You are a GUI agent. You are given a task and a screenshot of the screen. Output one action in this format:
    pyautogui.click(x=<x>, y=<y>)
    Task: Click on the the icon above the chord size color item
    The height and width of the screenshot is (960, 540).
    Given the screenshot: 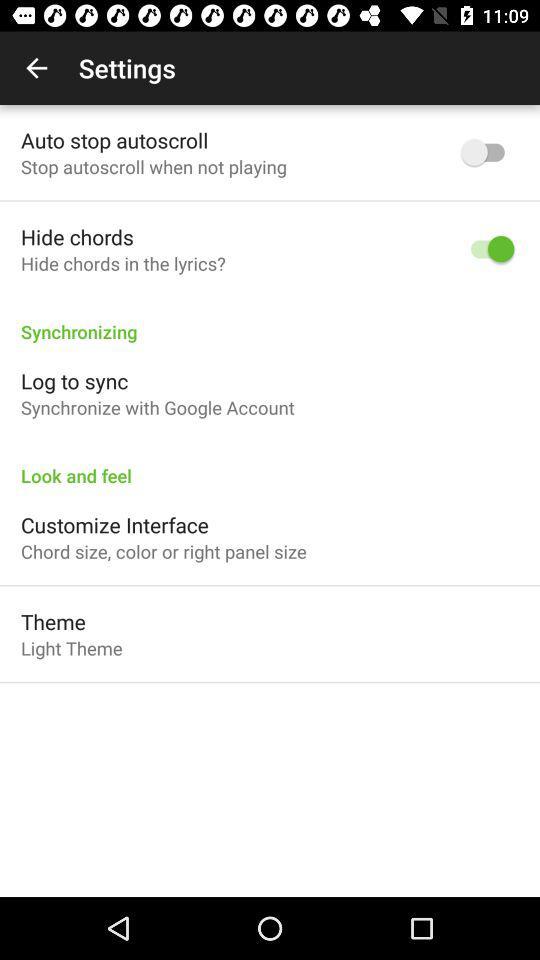 What is the action you would take?
    pyautogui.click(x=114, y=524)
    